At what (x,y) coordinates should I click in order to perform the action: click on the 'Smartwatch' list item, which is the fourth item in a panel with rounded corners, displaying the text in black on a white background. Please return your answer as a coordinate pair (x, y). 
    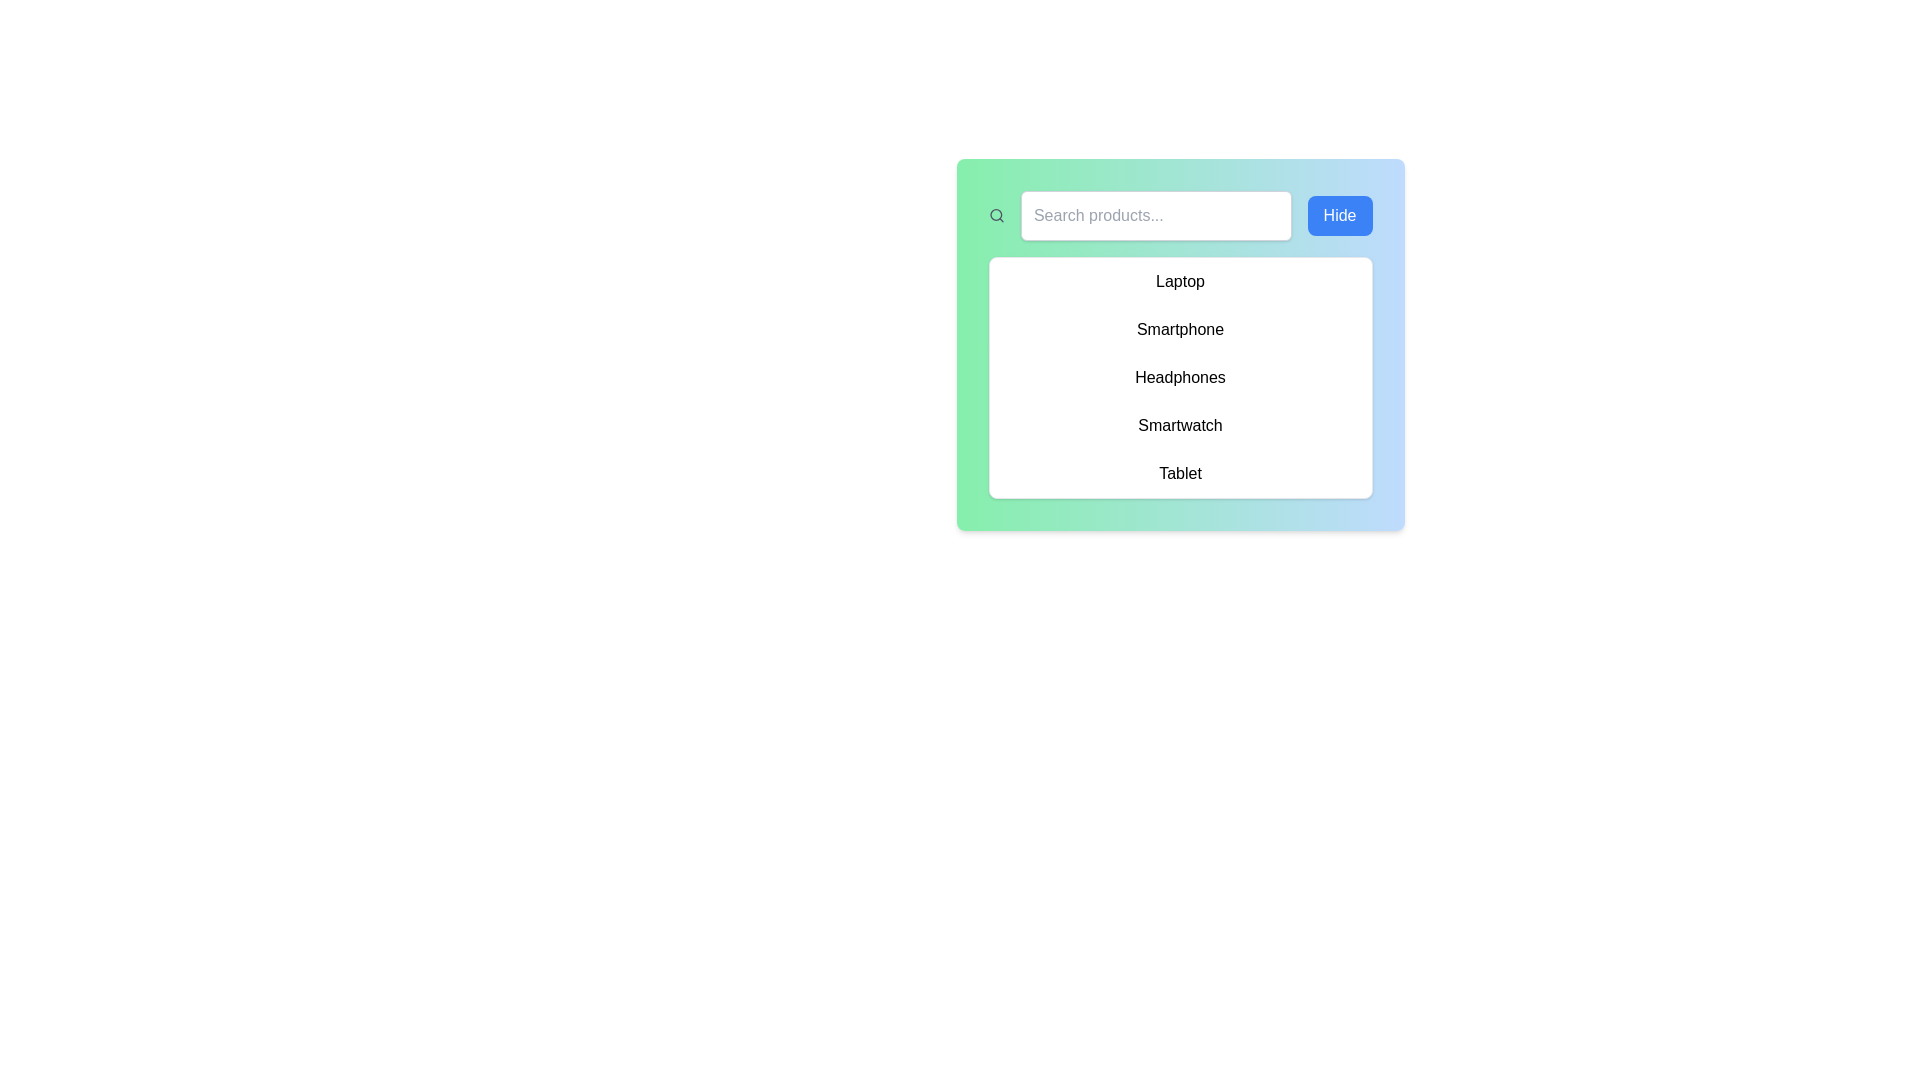
    Looking at the image, I should click on (1180, 424).